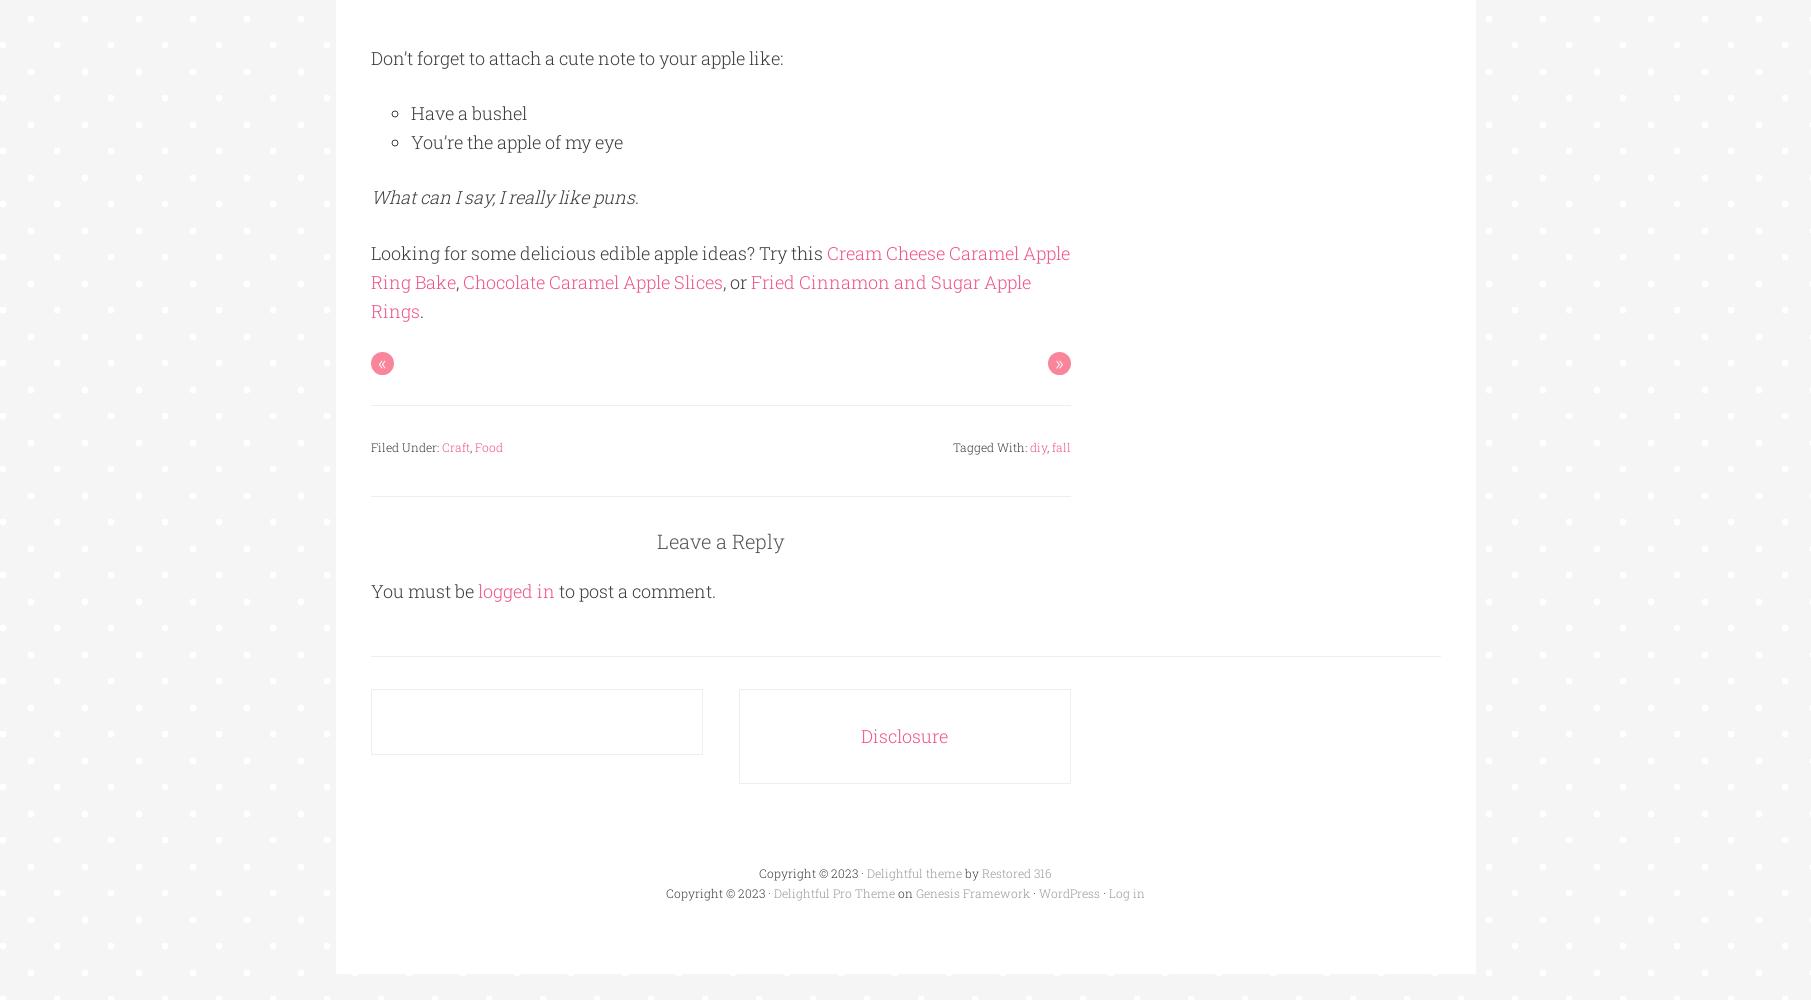 This screenshot has height=1000, width=1811. Describe the element at coordinates (894, 892) in the screenshot. I see `'on'` at that location.